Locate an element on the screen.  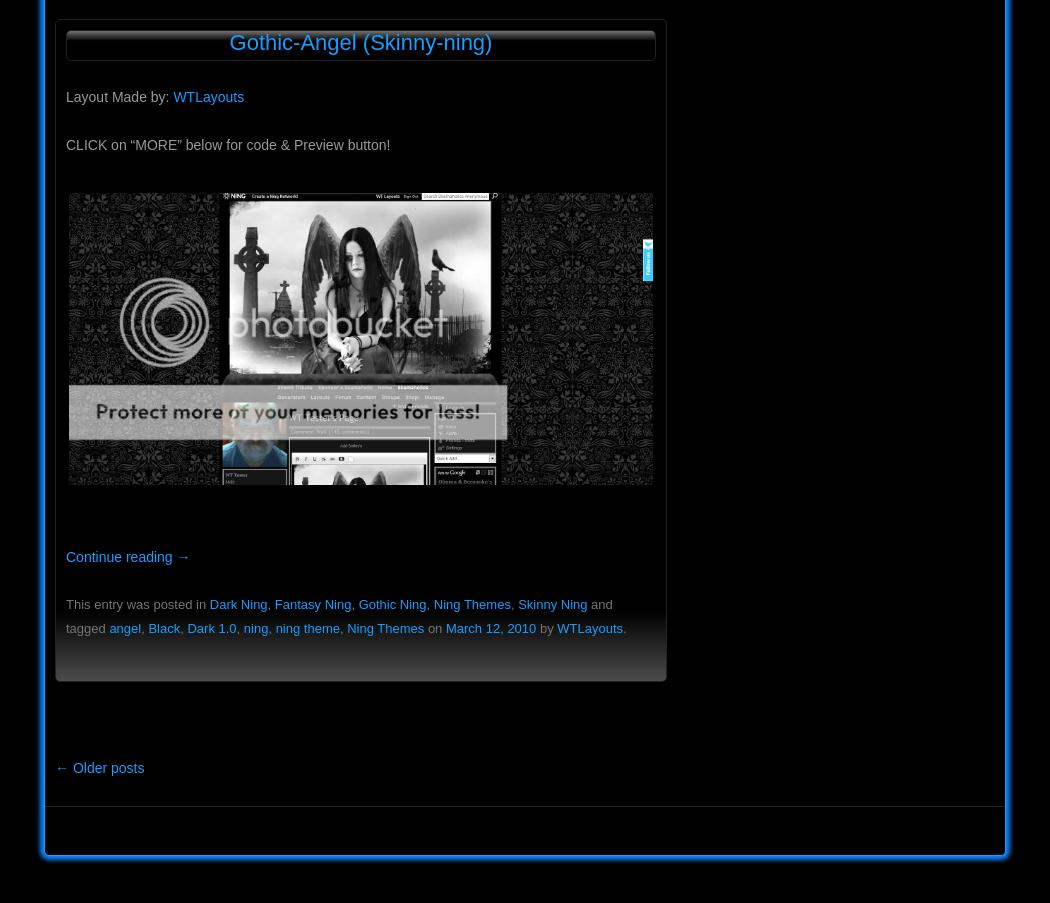
'.' is located at coordinates (622, 628).